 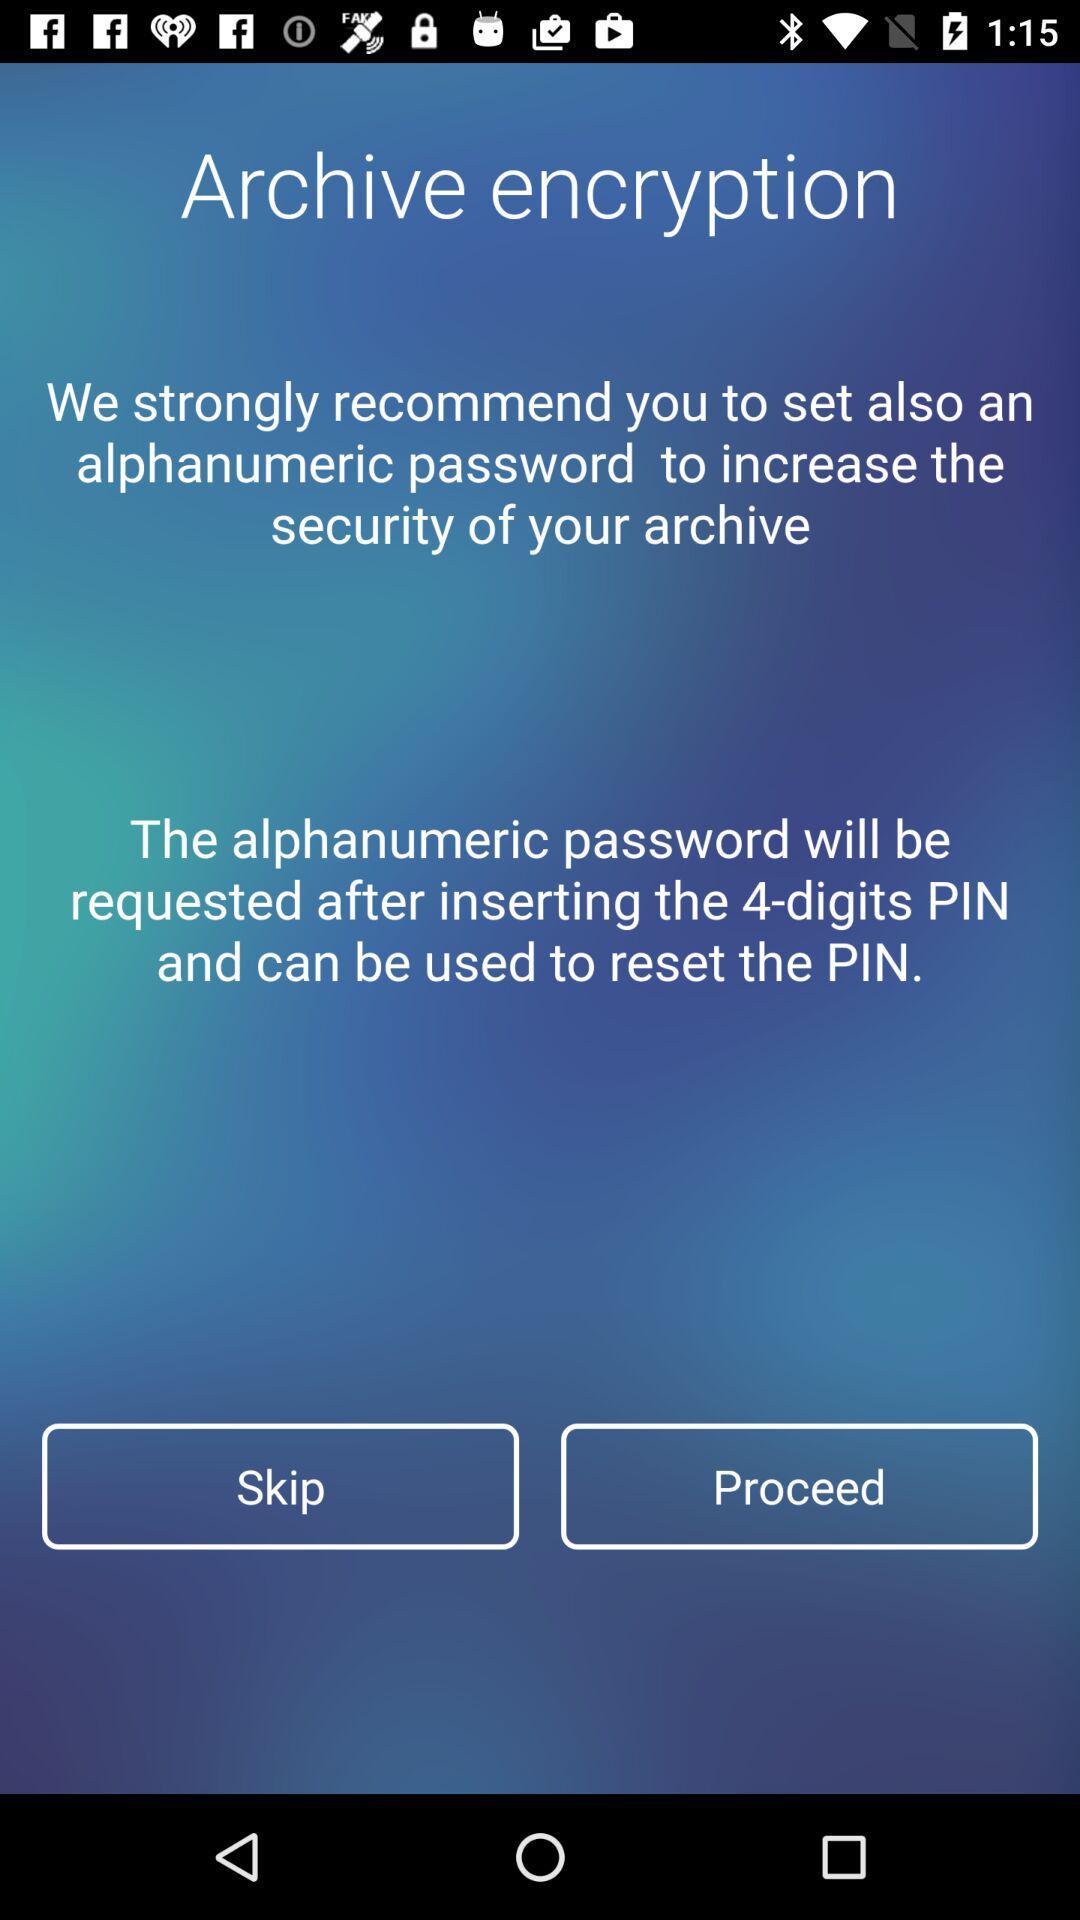 I want to click on the icon below the alphanumeric password item, so click(x=280, y=1486).